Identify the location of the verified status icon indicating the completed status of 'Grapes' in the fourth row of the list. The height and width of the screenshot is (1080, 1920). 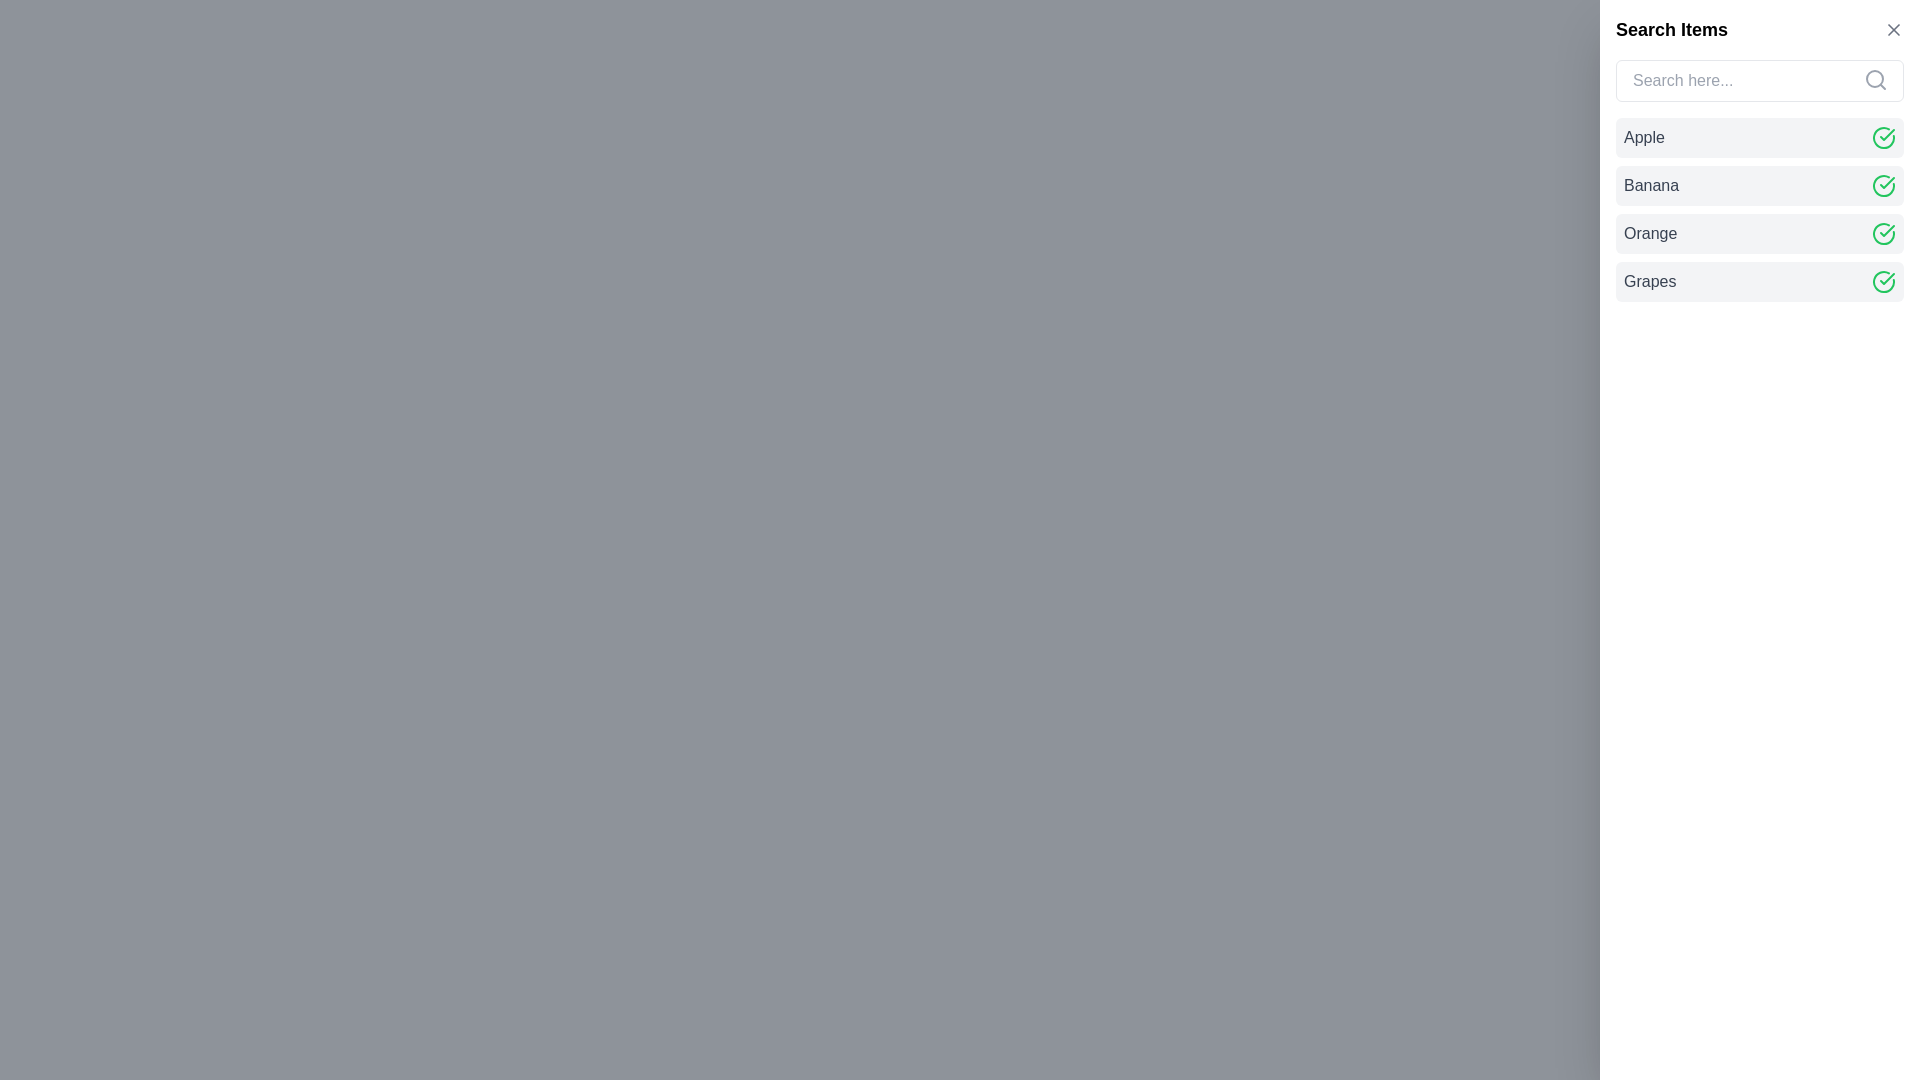
(1886, 278).